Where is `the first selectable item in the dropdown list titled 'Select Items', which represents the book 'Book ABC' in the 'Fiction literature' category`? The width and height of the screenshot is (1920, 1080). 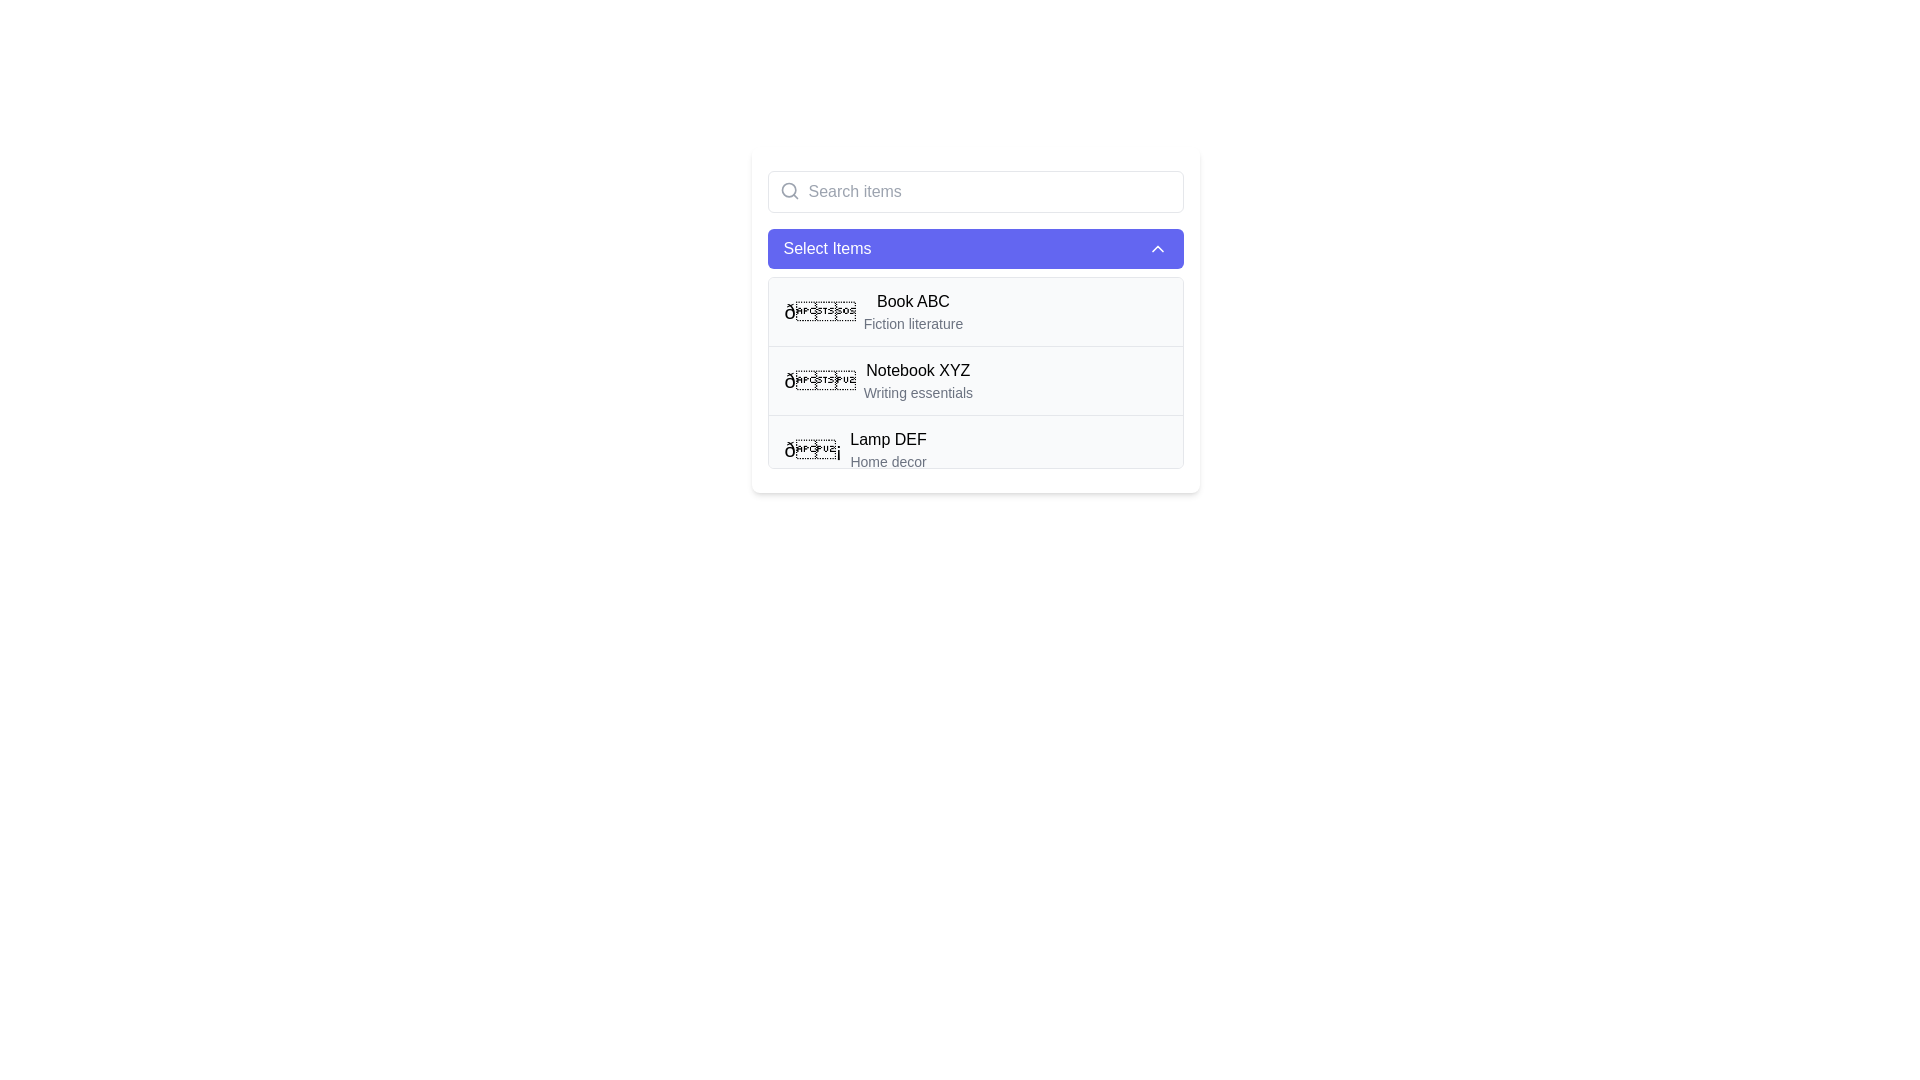
the first selectable item in the dropdown list titled 'Select Items', which represents the book 'Book ABC' in the 'Fiction literature' category is located at coordinates (873, 312).